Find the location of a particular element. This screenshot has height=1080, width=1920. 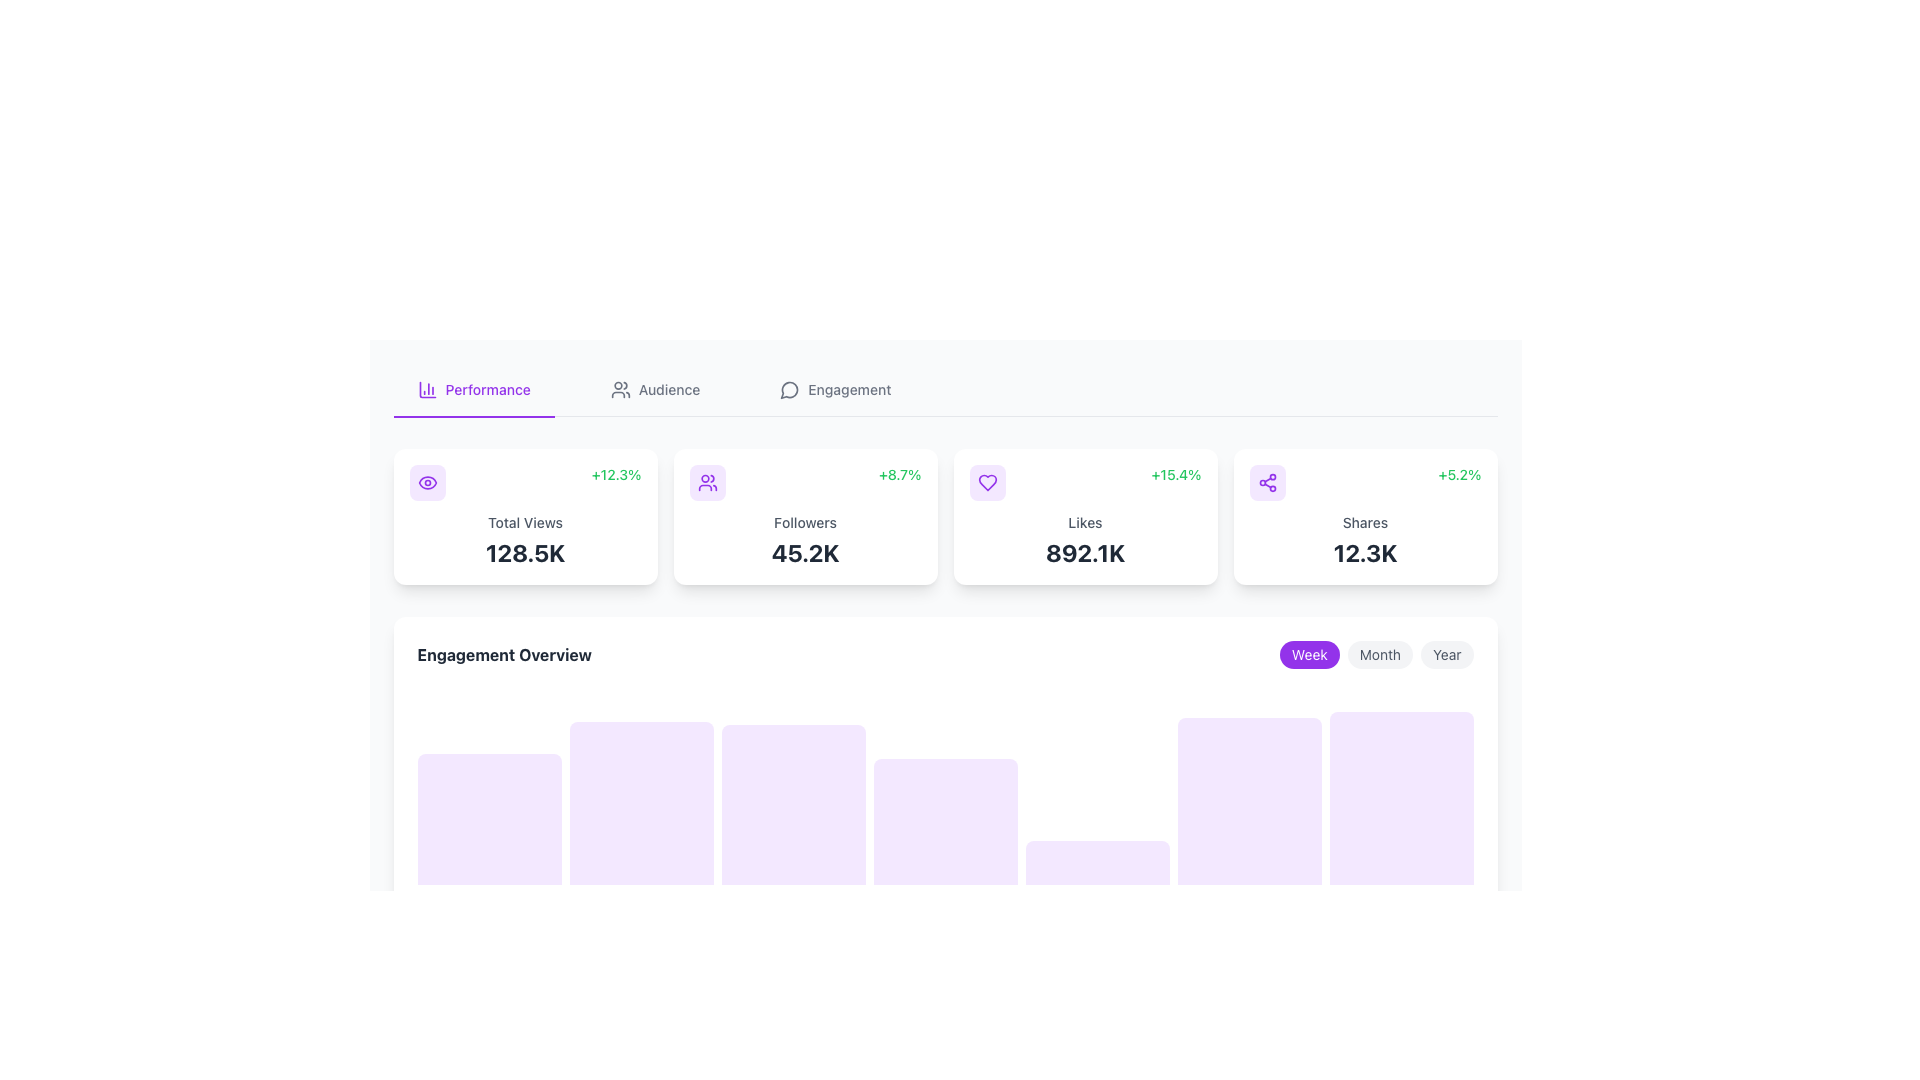

the circular speech bubble icon located to the left of the 'Engagement' label is located at coordinates (789, 389).